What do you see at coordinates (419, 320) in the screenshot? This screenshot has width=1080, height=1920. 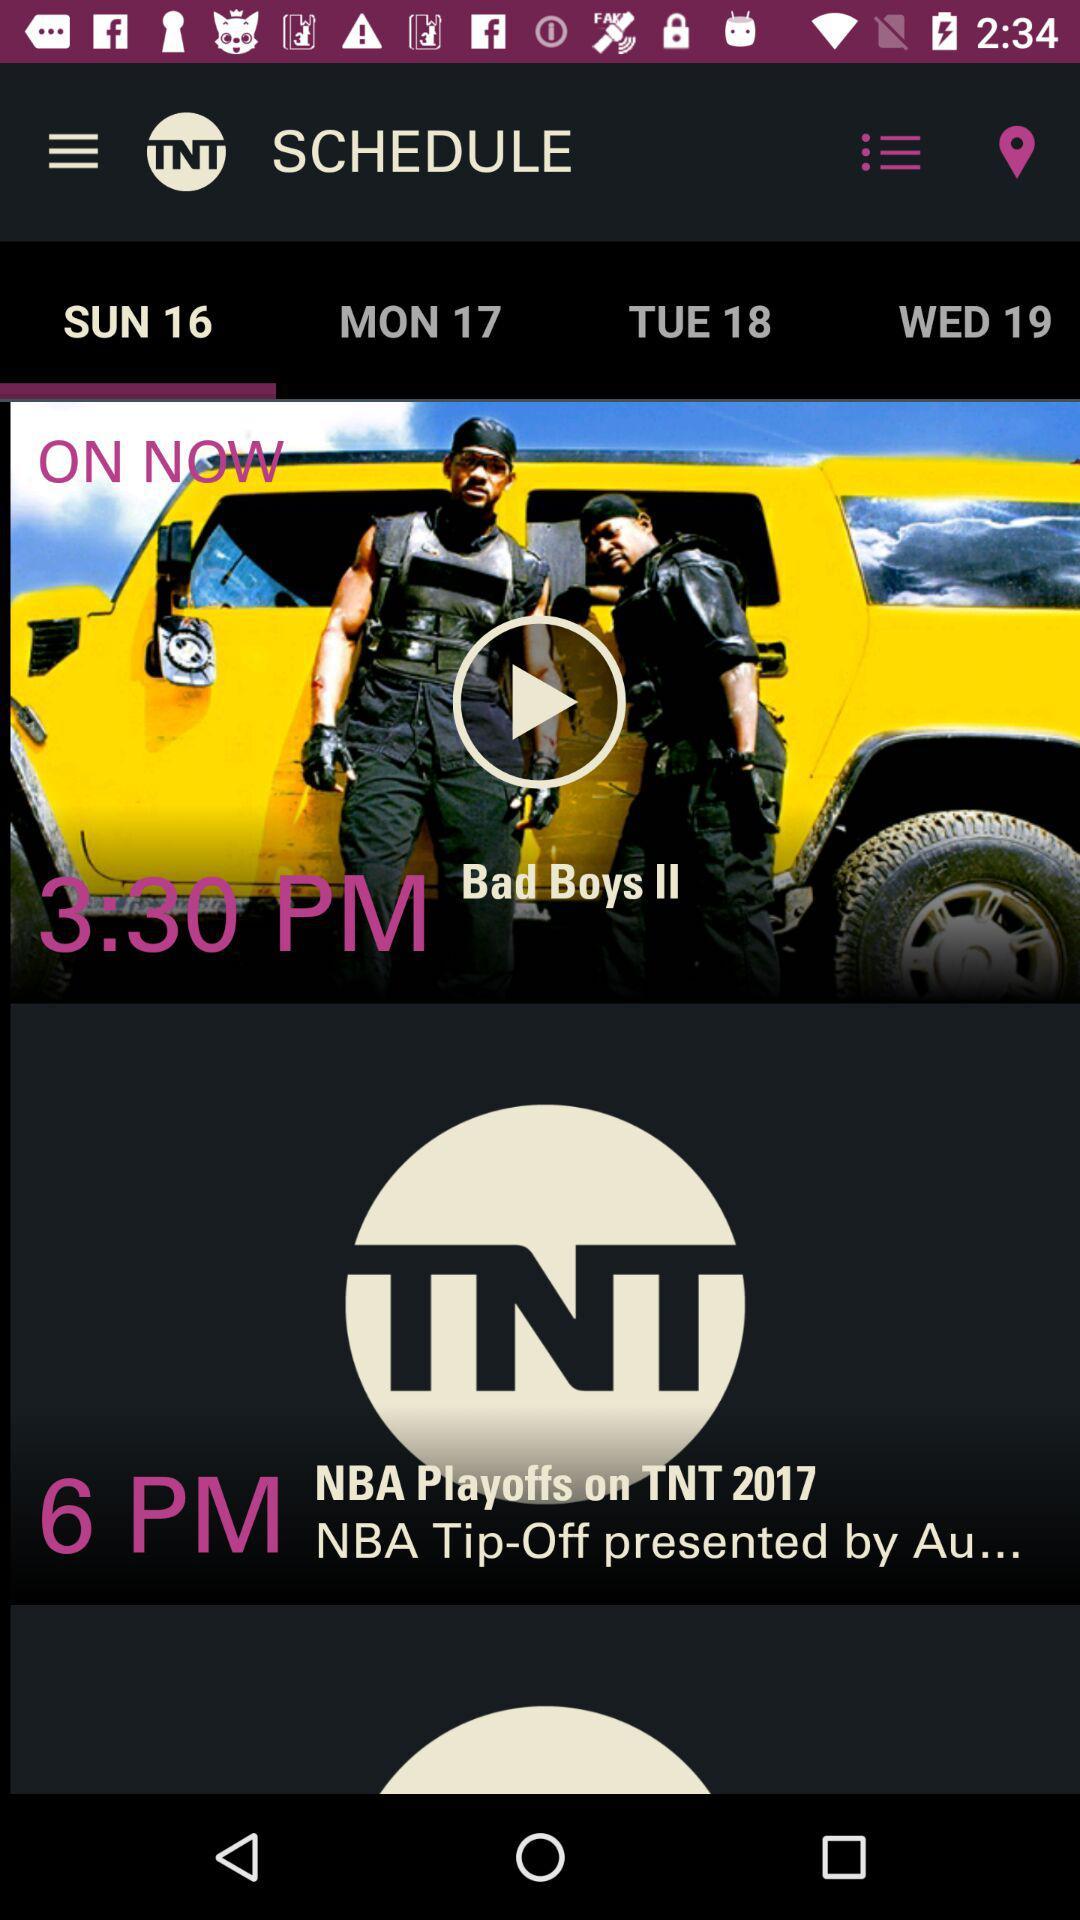 I see `mon 17 icon` at bounding box center [419, 320].